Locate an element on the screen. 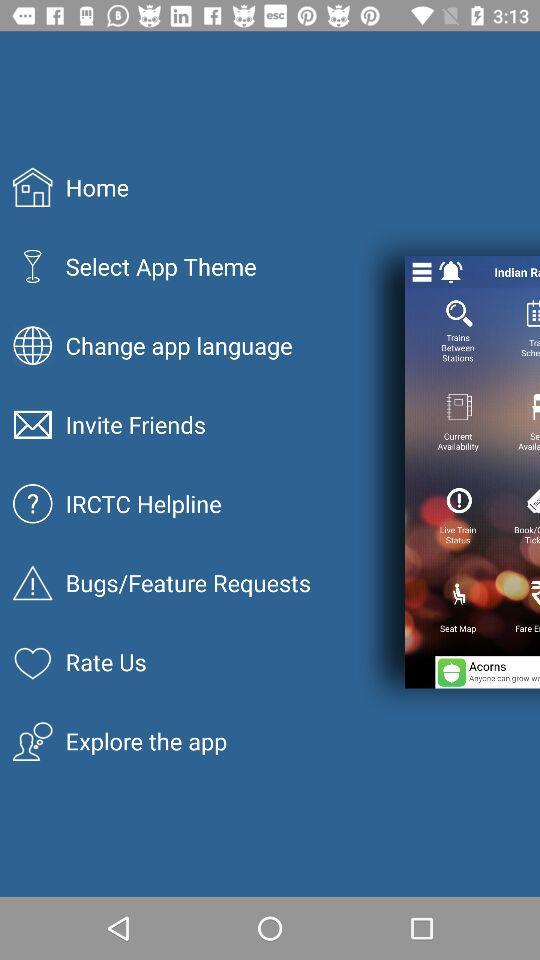 The height and width of the screenshot is (960, 540). the notifications icon is located at coordinates (451, 271).